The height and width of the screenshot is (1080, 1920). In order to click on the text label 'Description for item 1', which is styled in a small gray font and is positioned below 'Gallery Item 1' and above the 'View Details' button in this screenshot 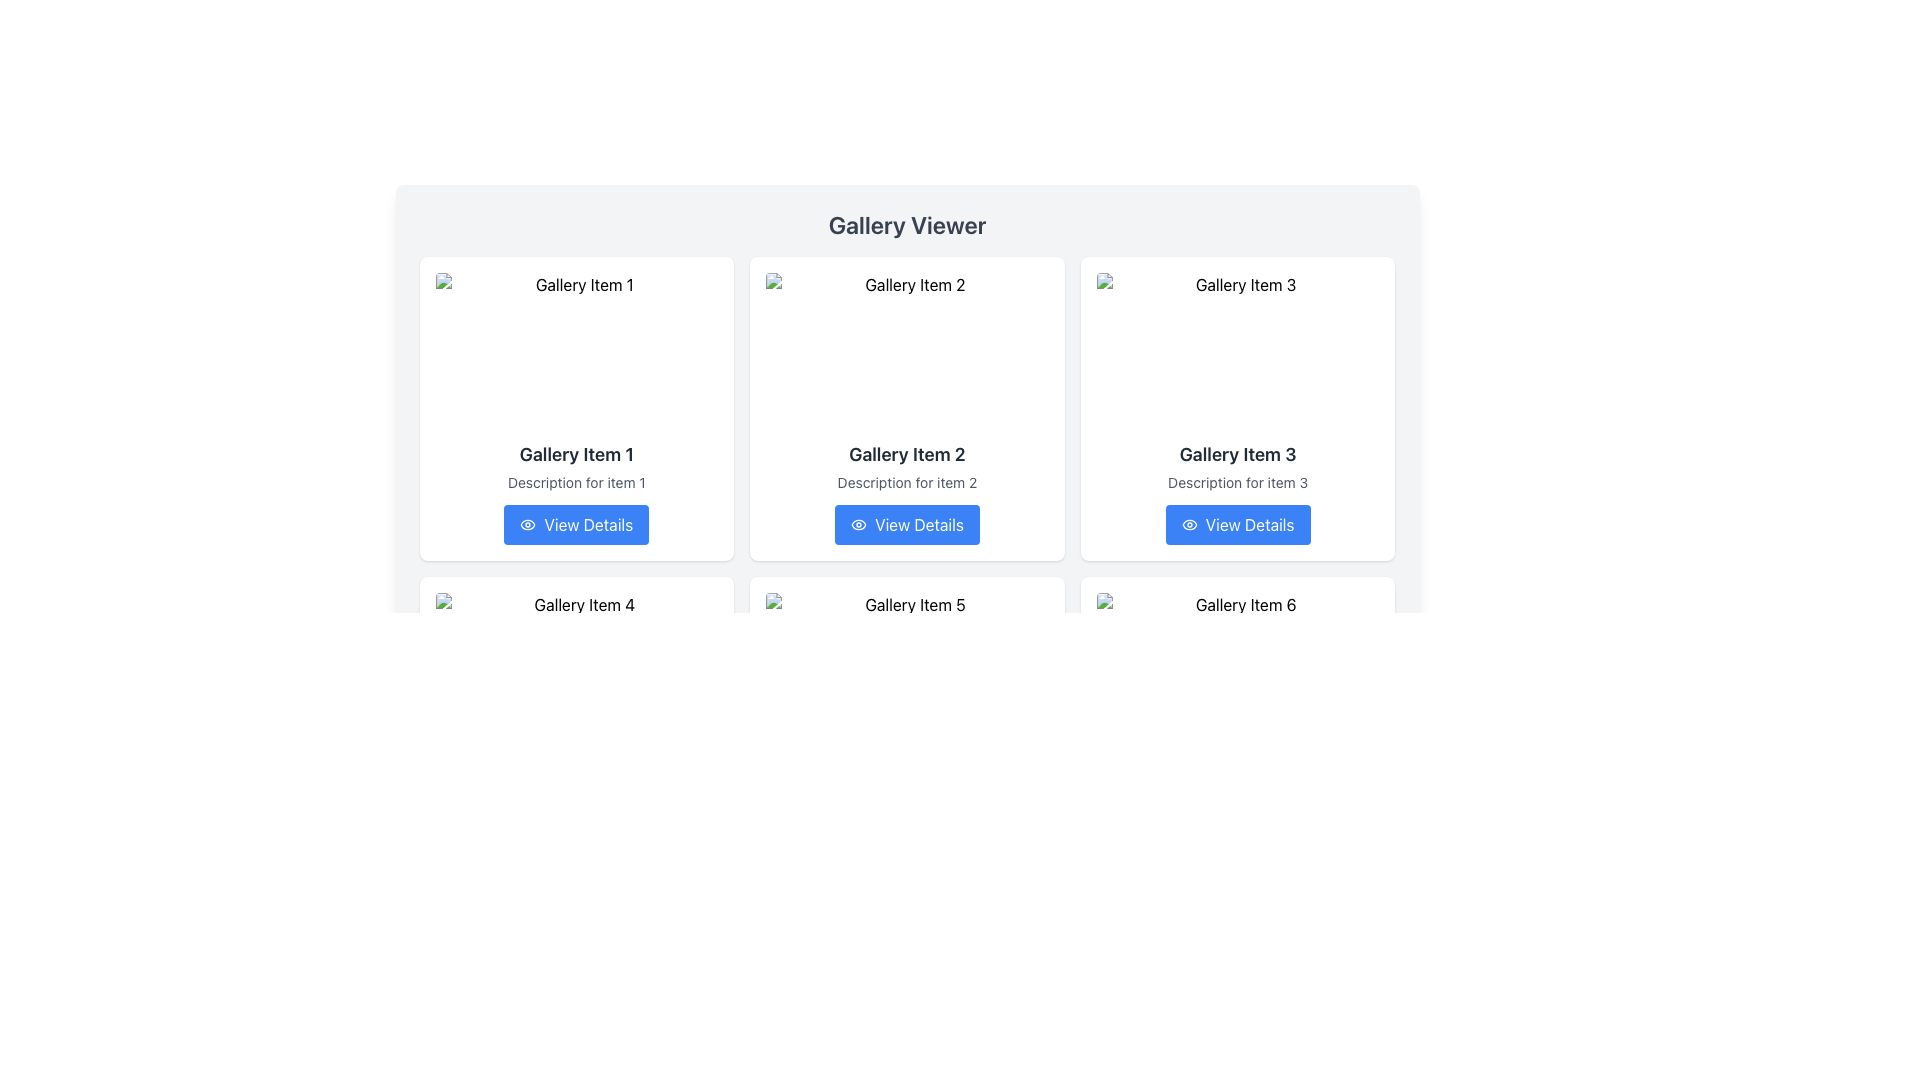, I will do `click(575, 482)`.